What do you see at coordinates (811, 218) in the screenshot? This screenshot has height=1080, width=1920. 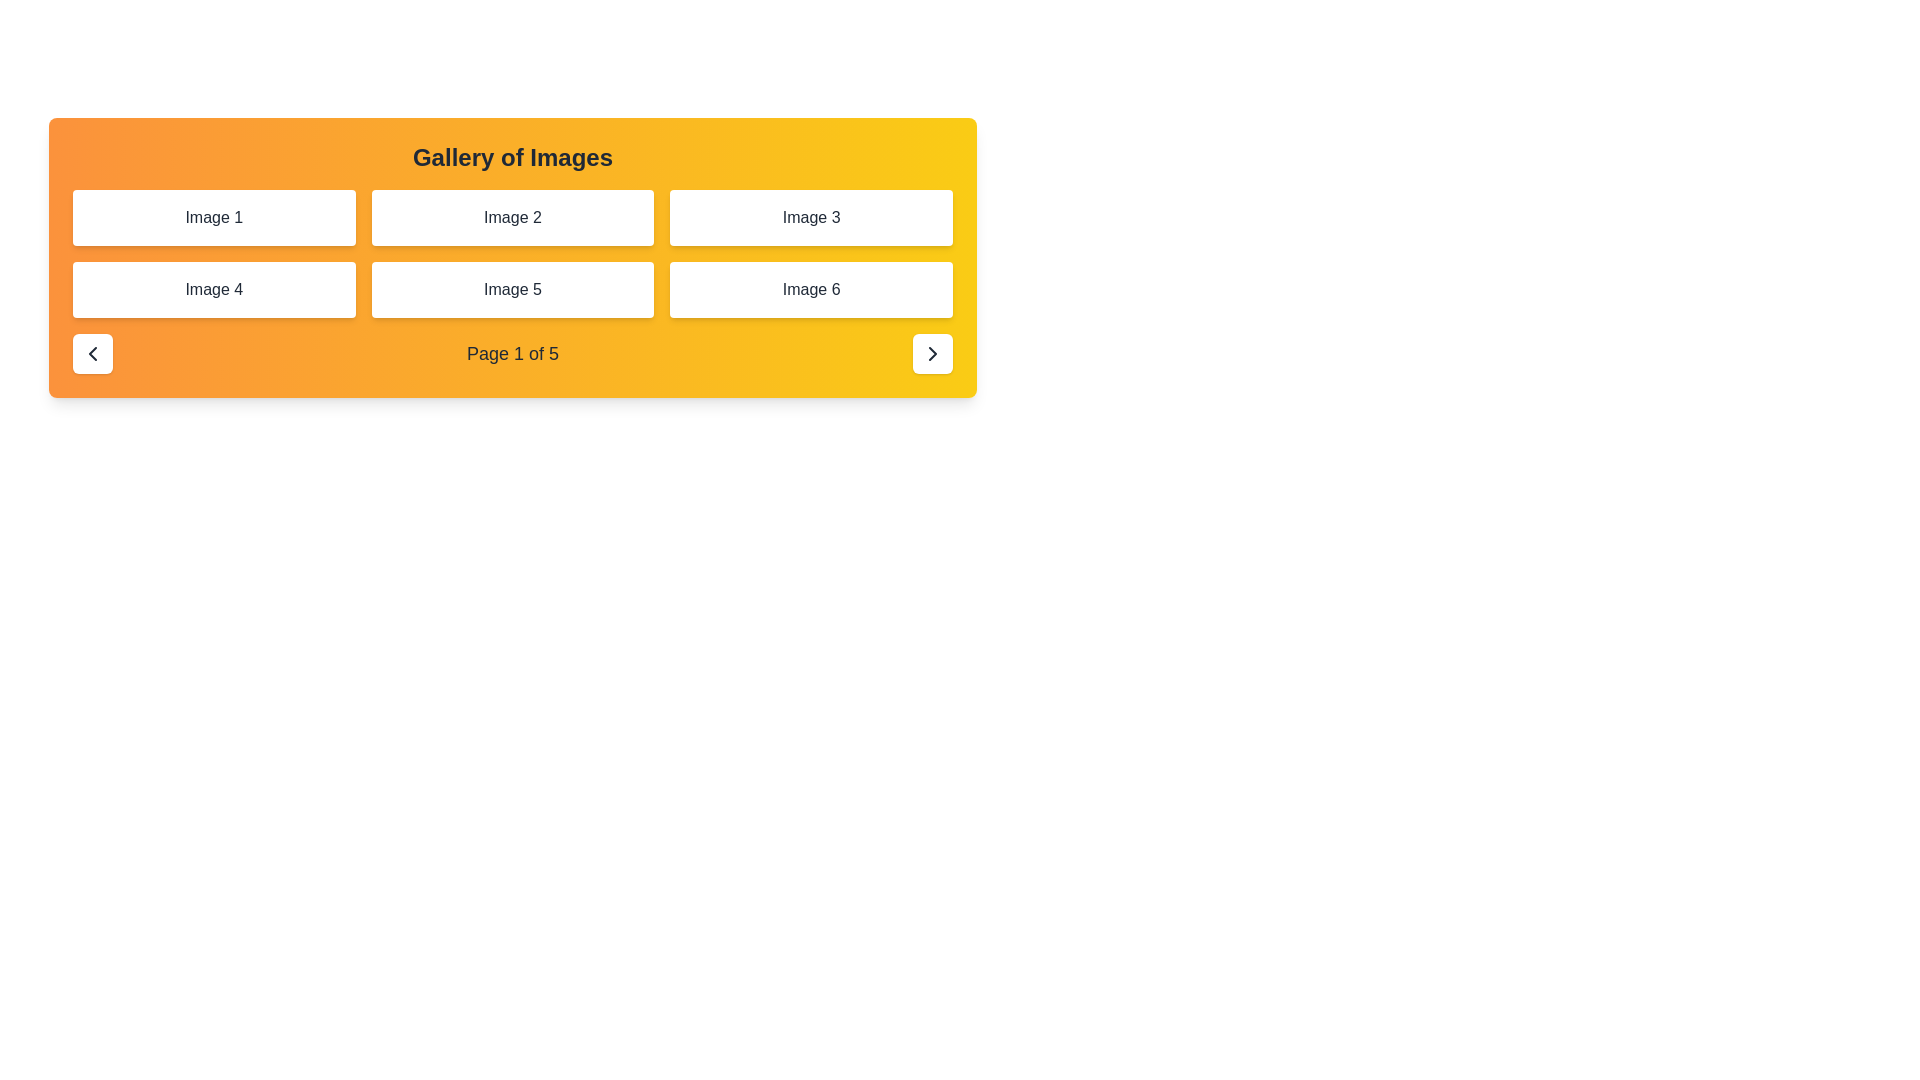 I see `the static label or card displaying 'Image 3', which is a rectangular card with rounded corners located in the top right of a 3x2 grid layout` at bounding box center [811, 218].